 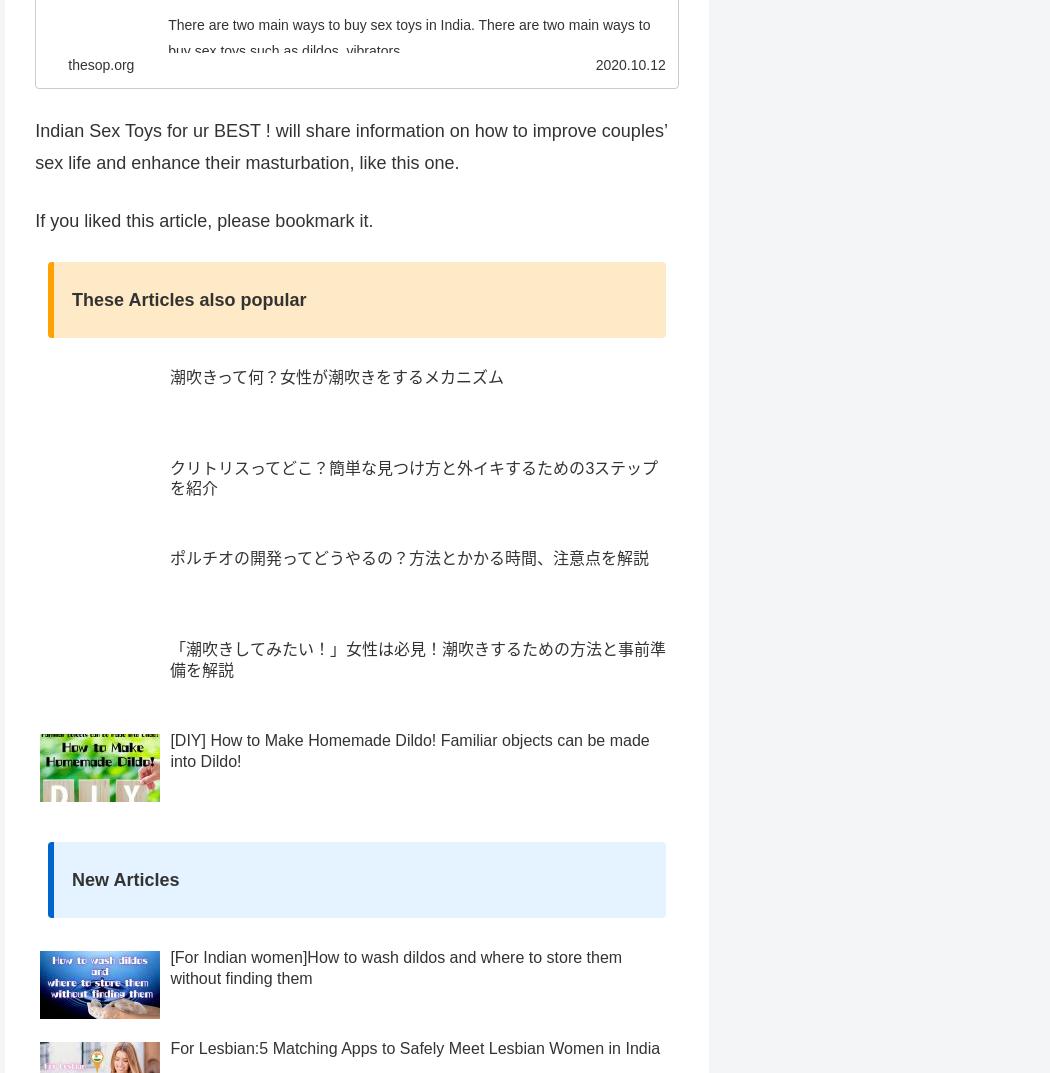 I want to click on 'Indian Sex Toys for ur BEST ! will share information on how to improve couples’ sex life and enhance their masturbation, like this one.', so click(x=350, y=182).